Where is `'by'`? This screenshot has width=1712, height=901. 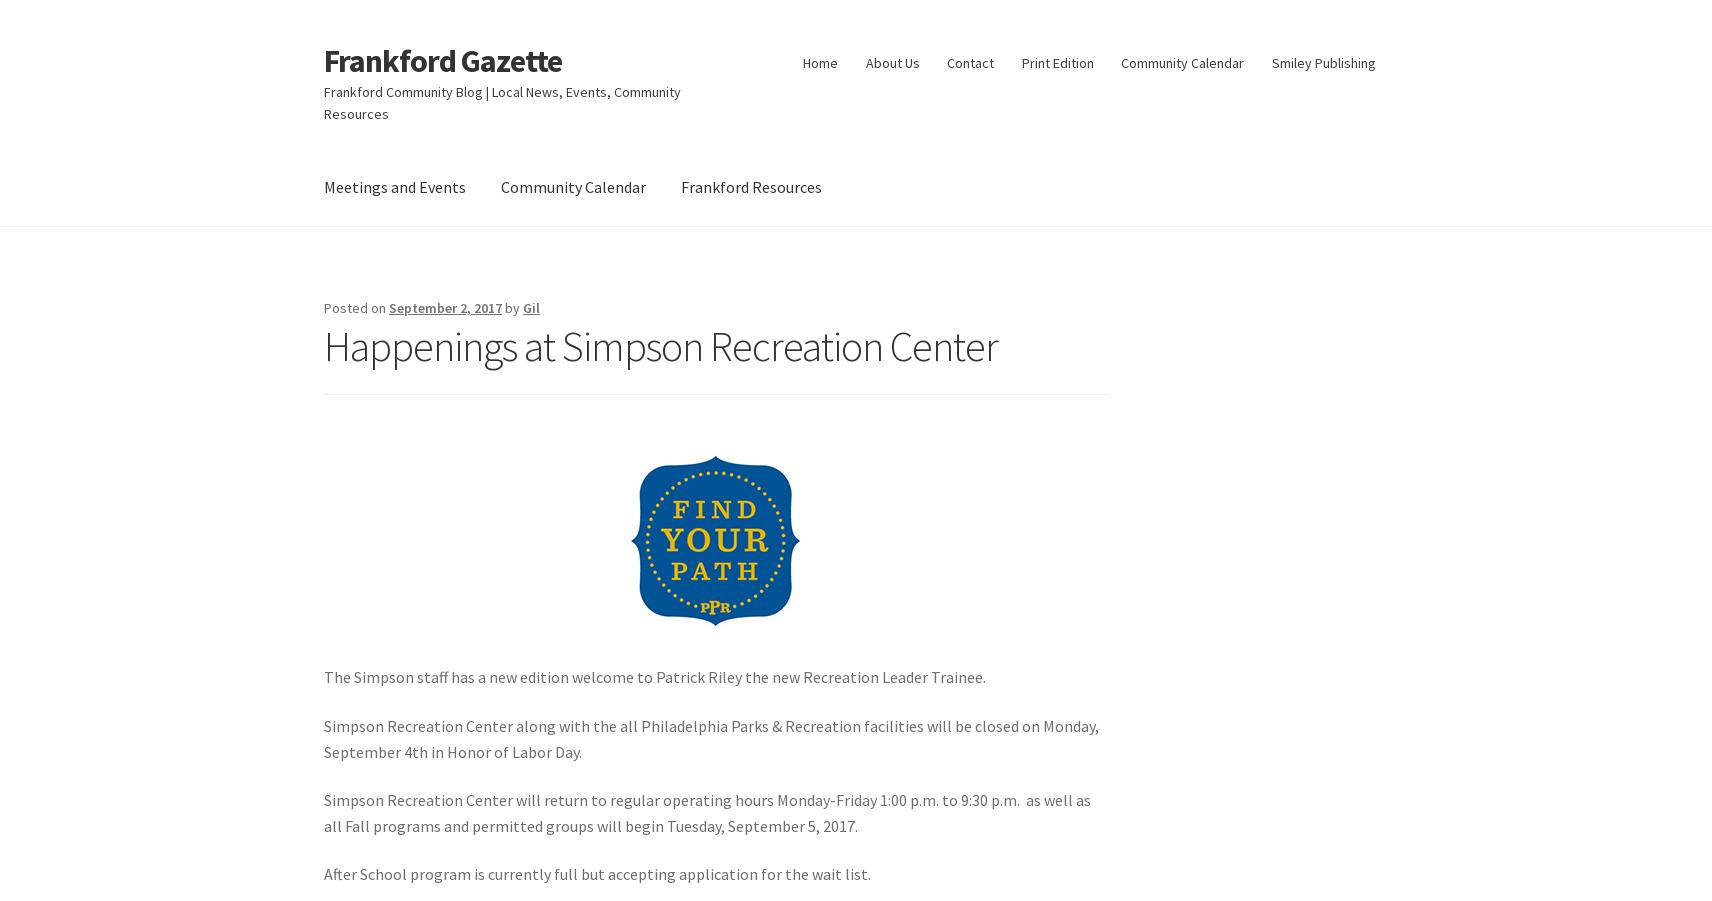 'by' is located at coordinates (512, 307).